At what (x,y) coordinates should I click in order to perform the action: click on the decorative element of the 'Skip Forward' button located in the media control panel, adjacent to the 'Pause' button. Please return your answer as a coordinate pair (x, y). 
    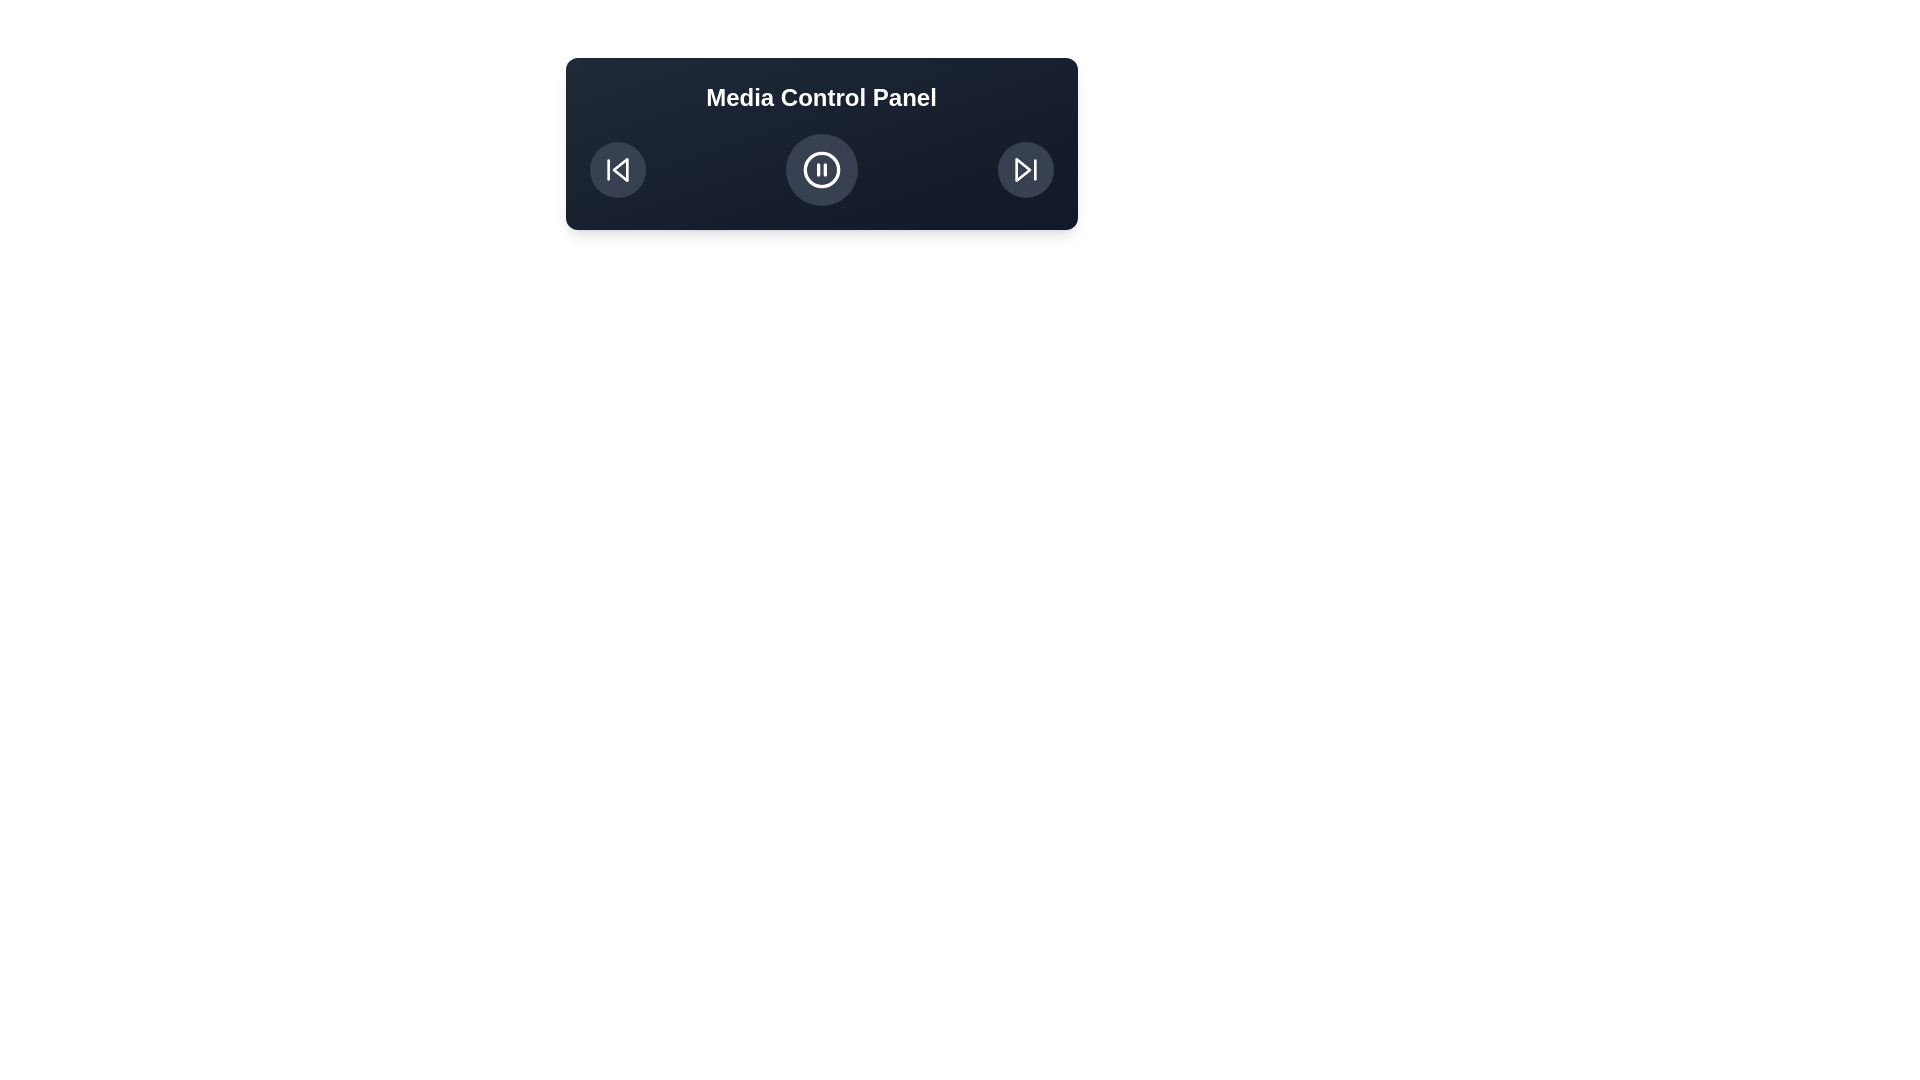
    Looking at the image, I should click on (1022, 168).